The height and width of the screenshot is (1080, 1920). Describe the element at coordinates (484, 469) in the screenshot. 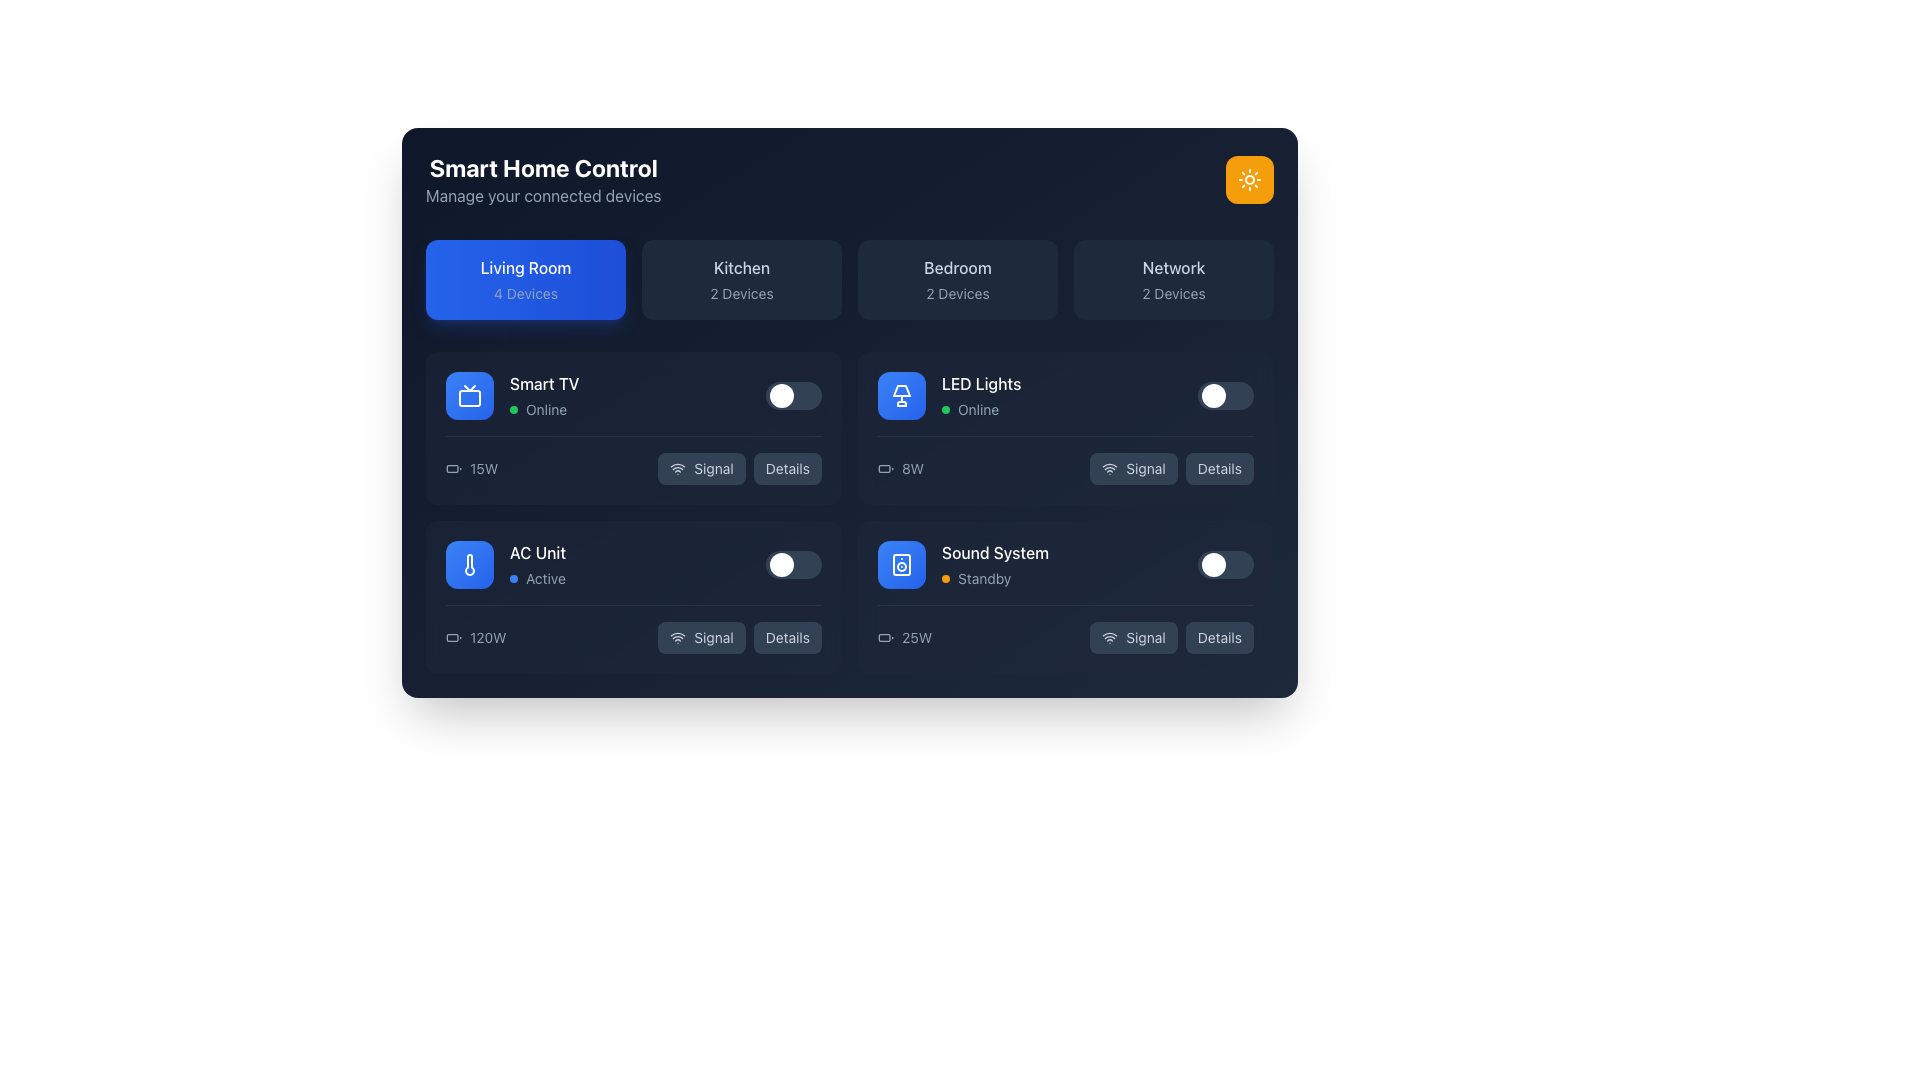

I see `text label '15W' which indicates power consumption, located in the second row of the first room's device list in the home control panel` at that location.